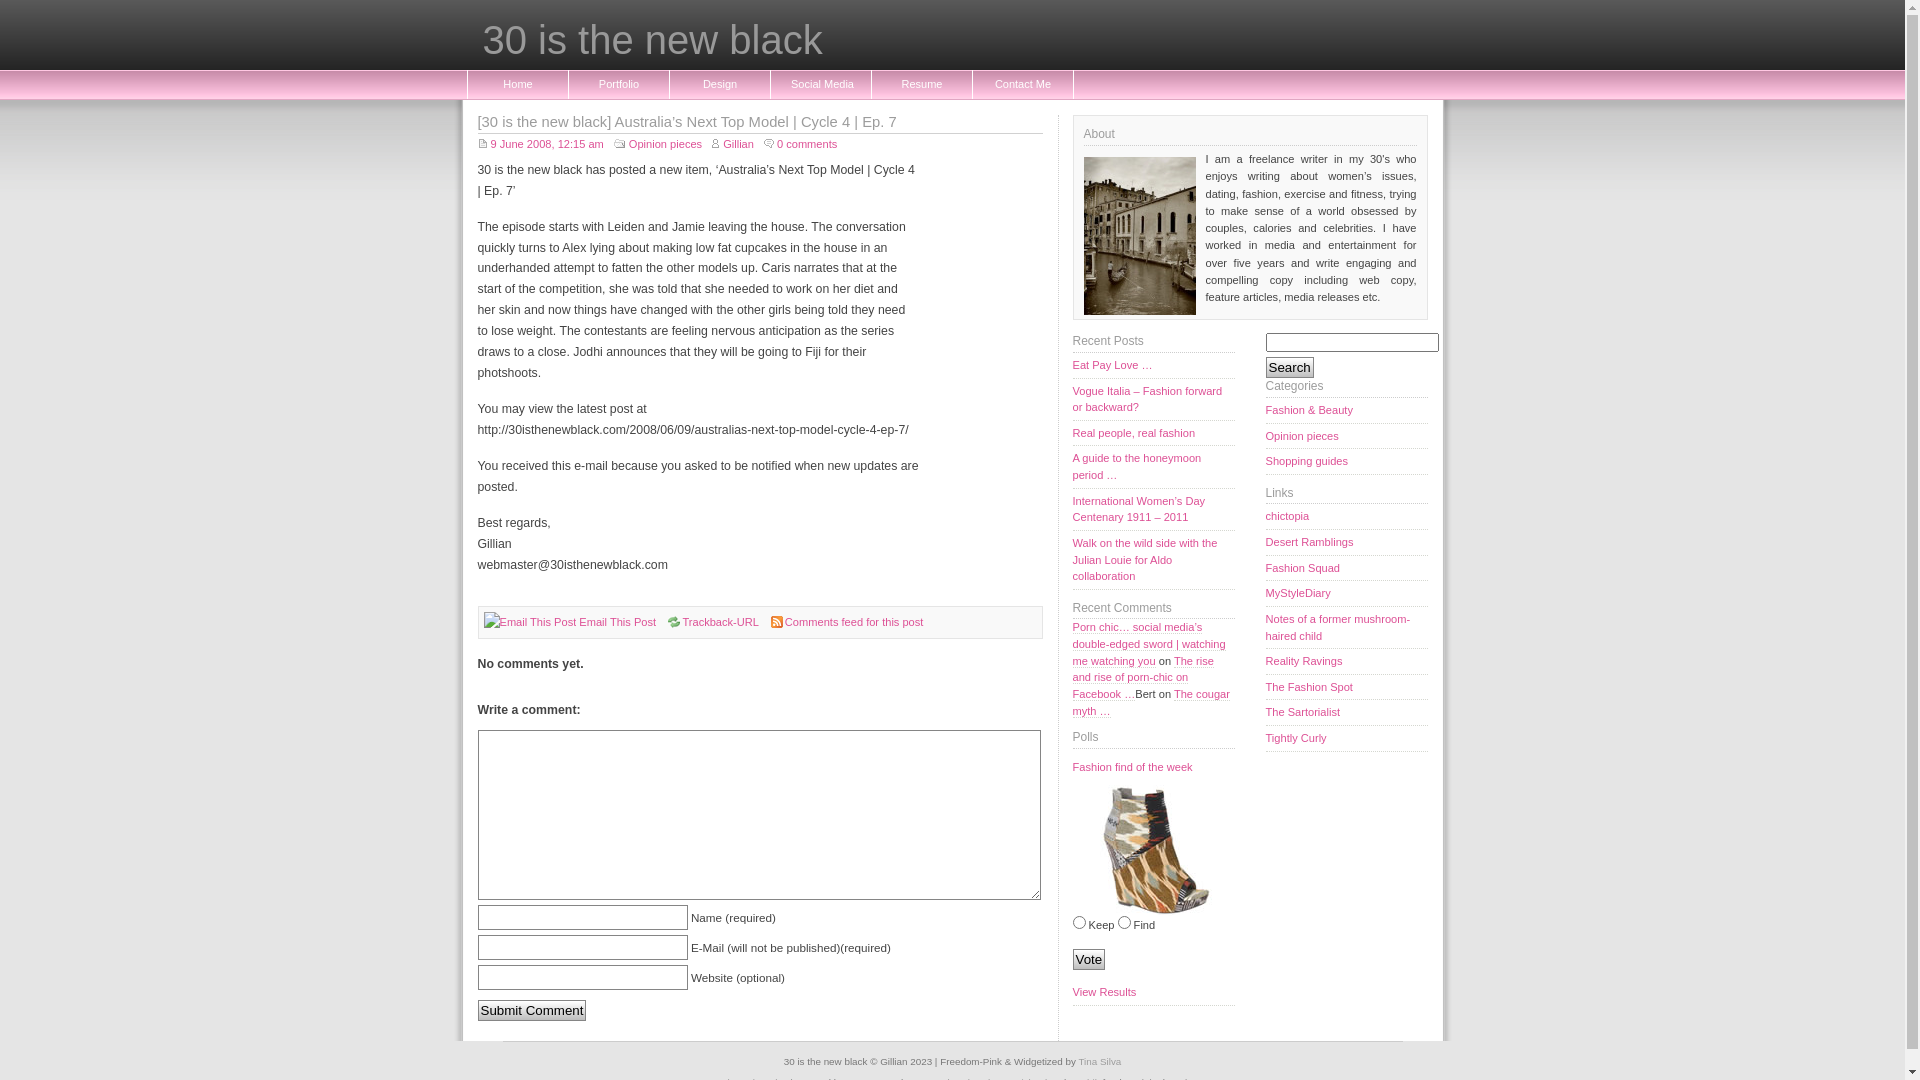  What do you see at coordinates (1347, 739) in the screenshot?
I see `'Tightly Curly'` at bounding box center [1347, 739].